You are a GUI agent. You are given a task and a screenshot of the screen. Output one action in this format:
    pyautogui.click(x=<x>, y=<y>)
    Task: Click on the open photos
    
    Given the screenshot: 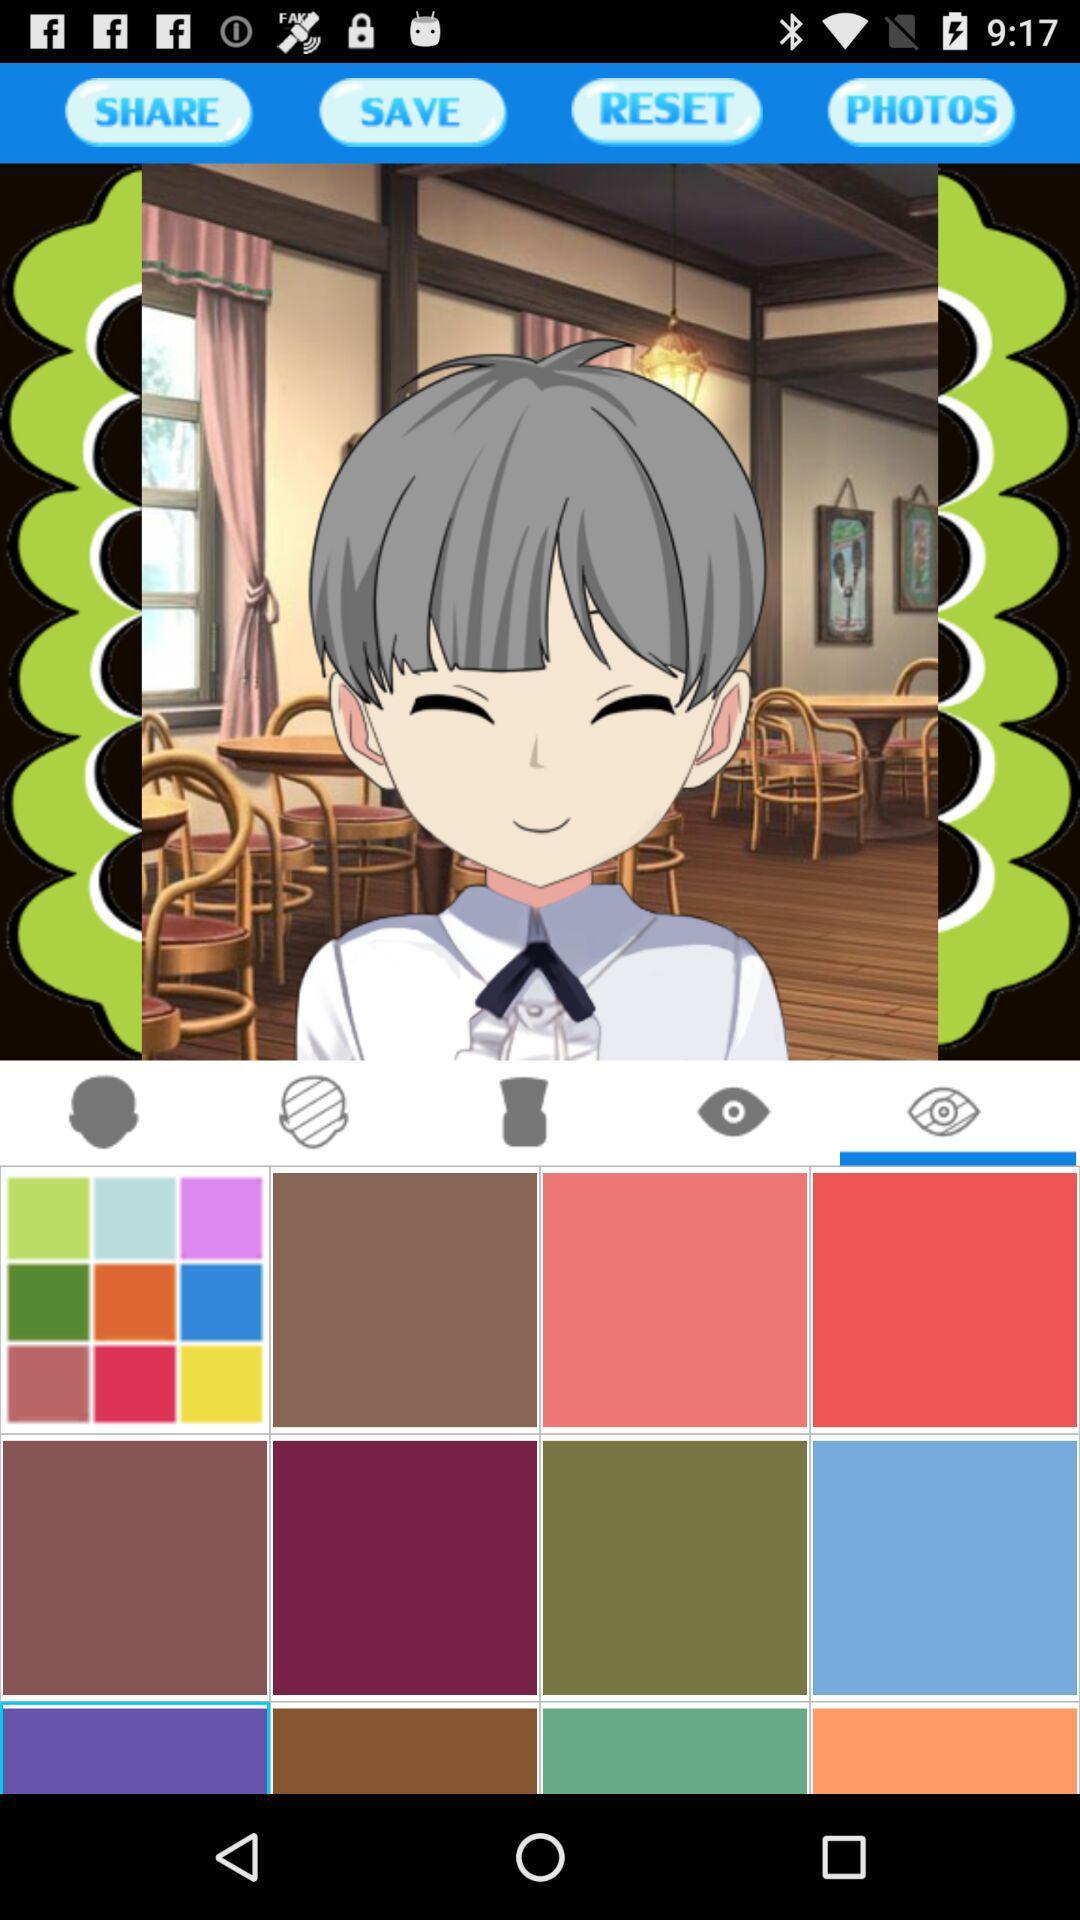 What is the action you would take?
    pyautogui.click(x=921, y=111)
    